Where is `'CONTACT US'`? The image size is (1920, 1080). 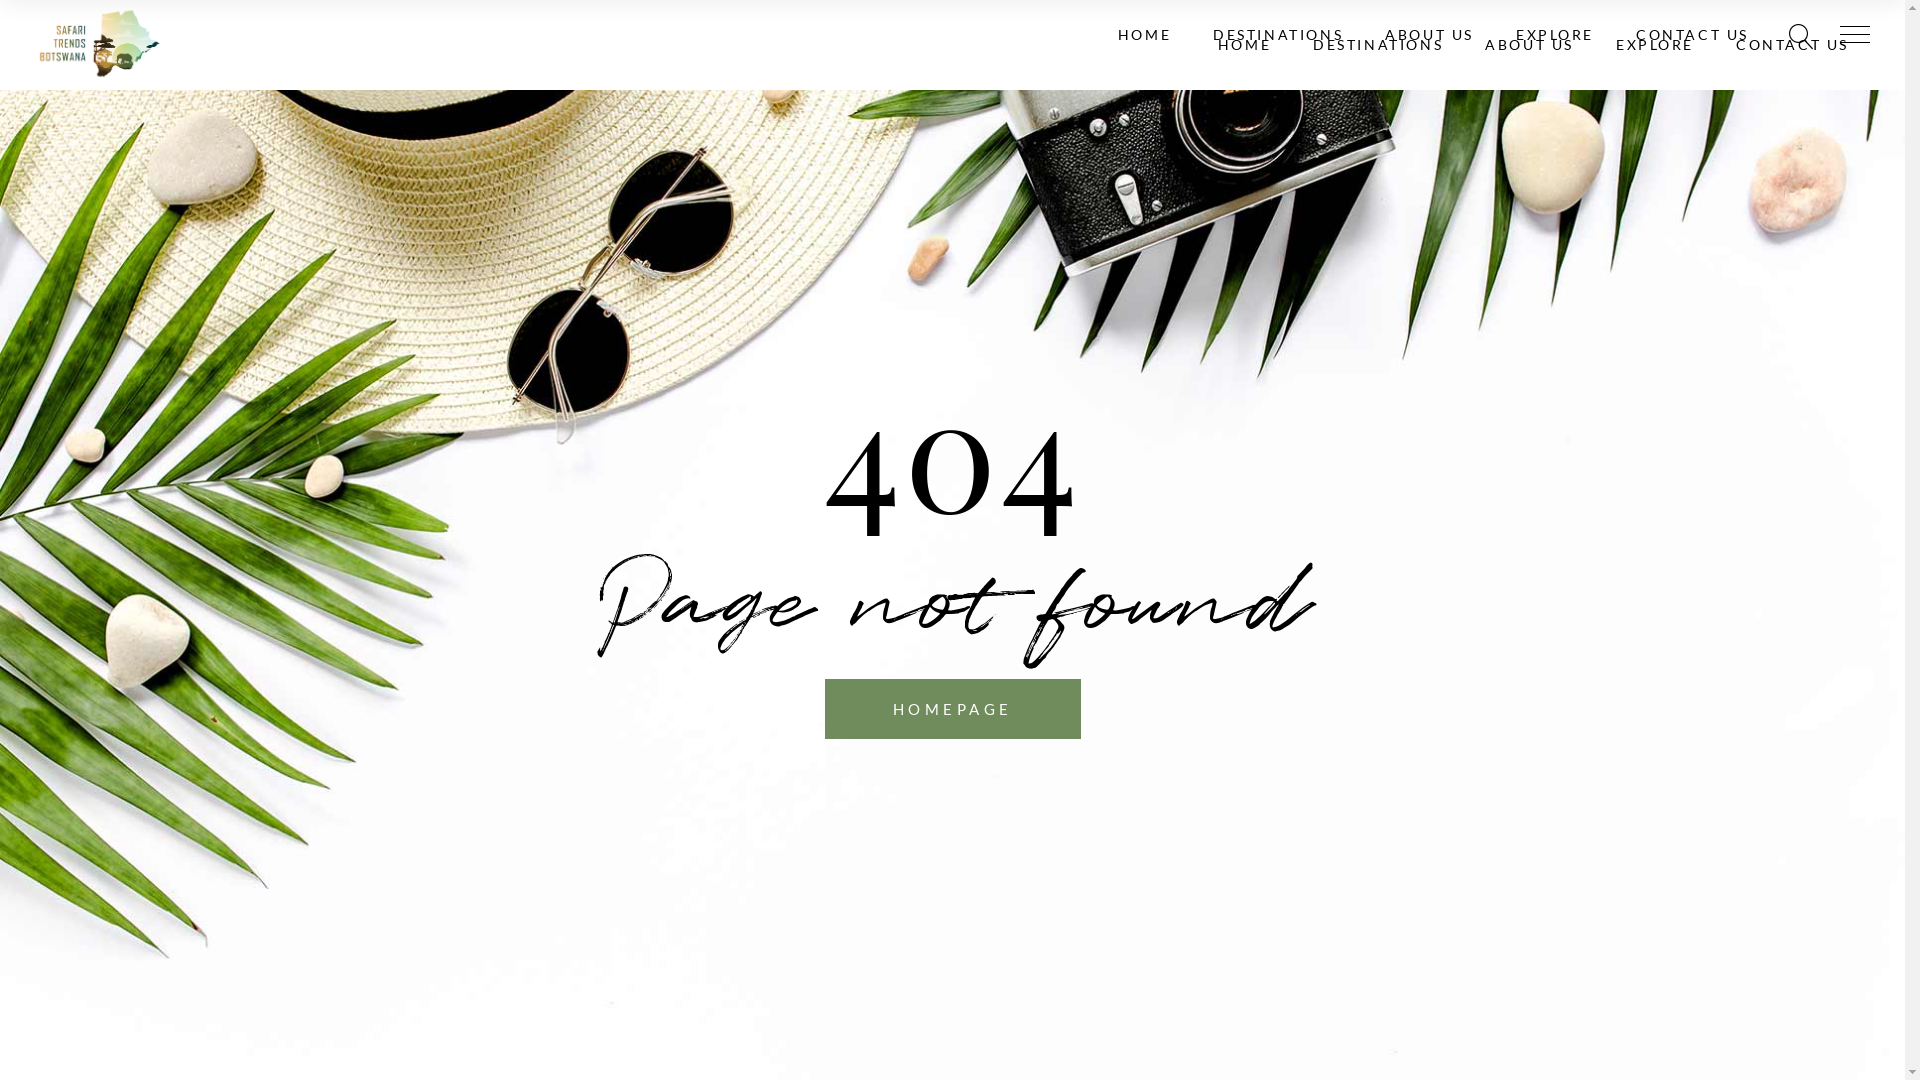
'CONTACT US' is located at coordinates (1691, 34).